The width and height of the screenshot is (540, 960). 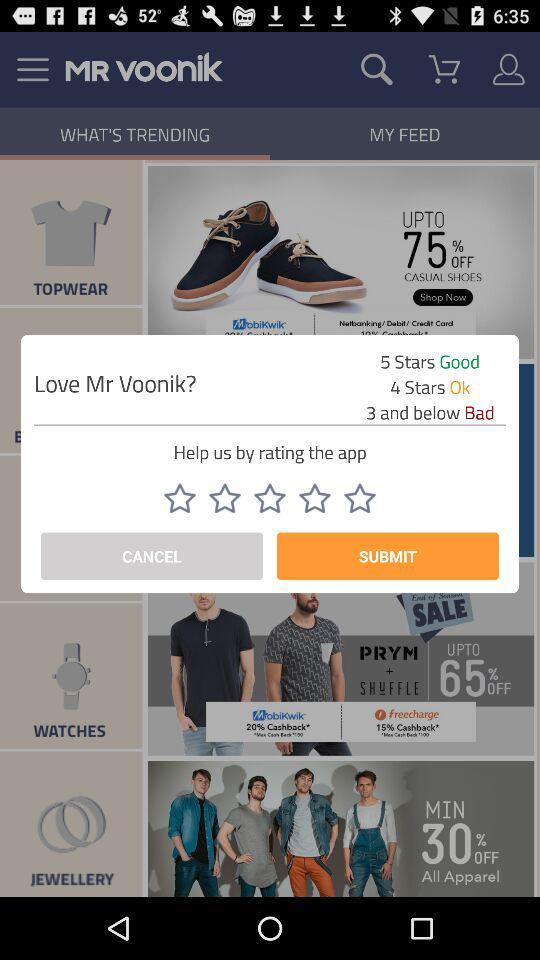 I want to click on app rating option, so click(x=179, y=497).